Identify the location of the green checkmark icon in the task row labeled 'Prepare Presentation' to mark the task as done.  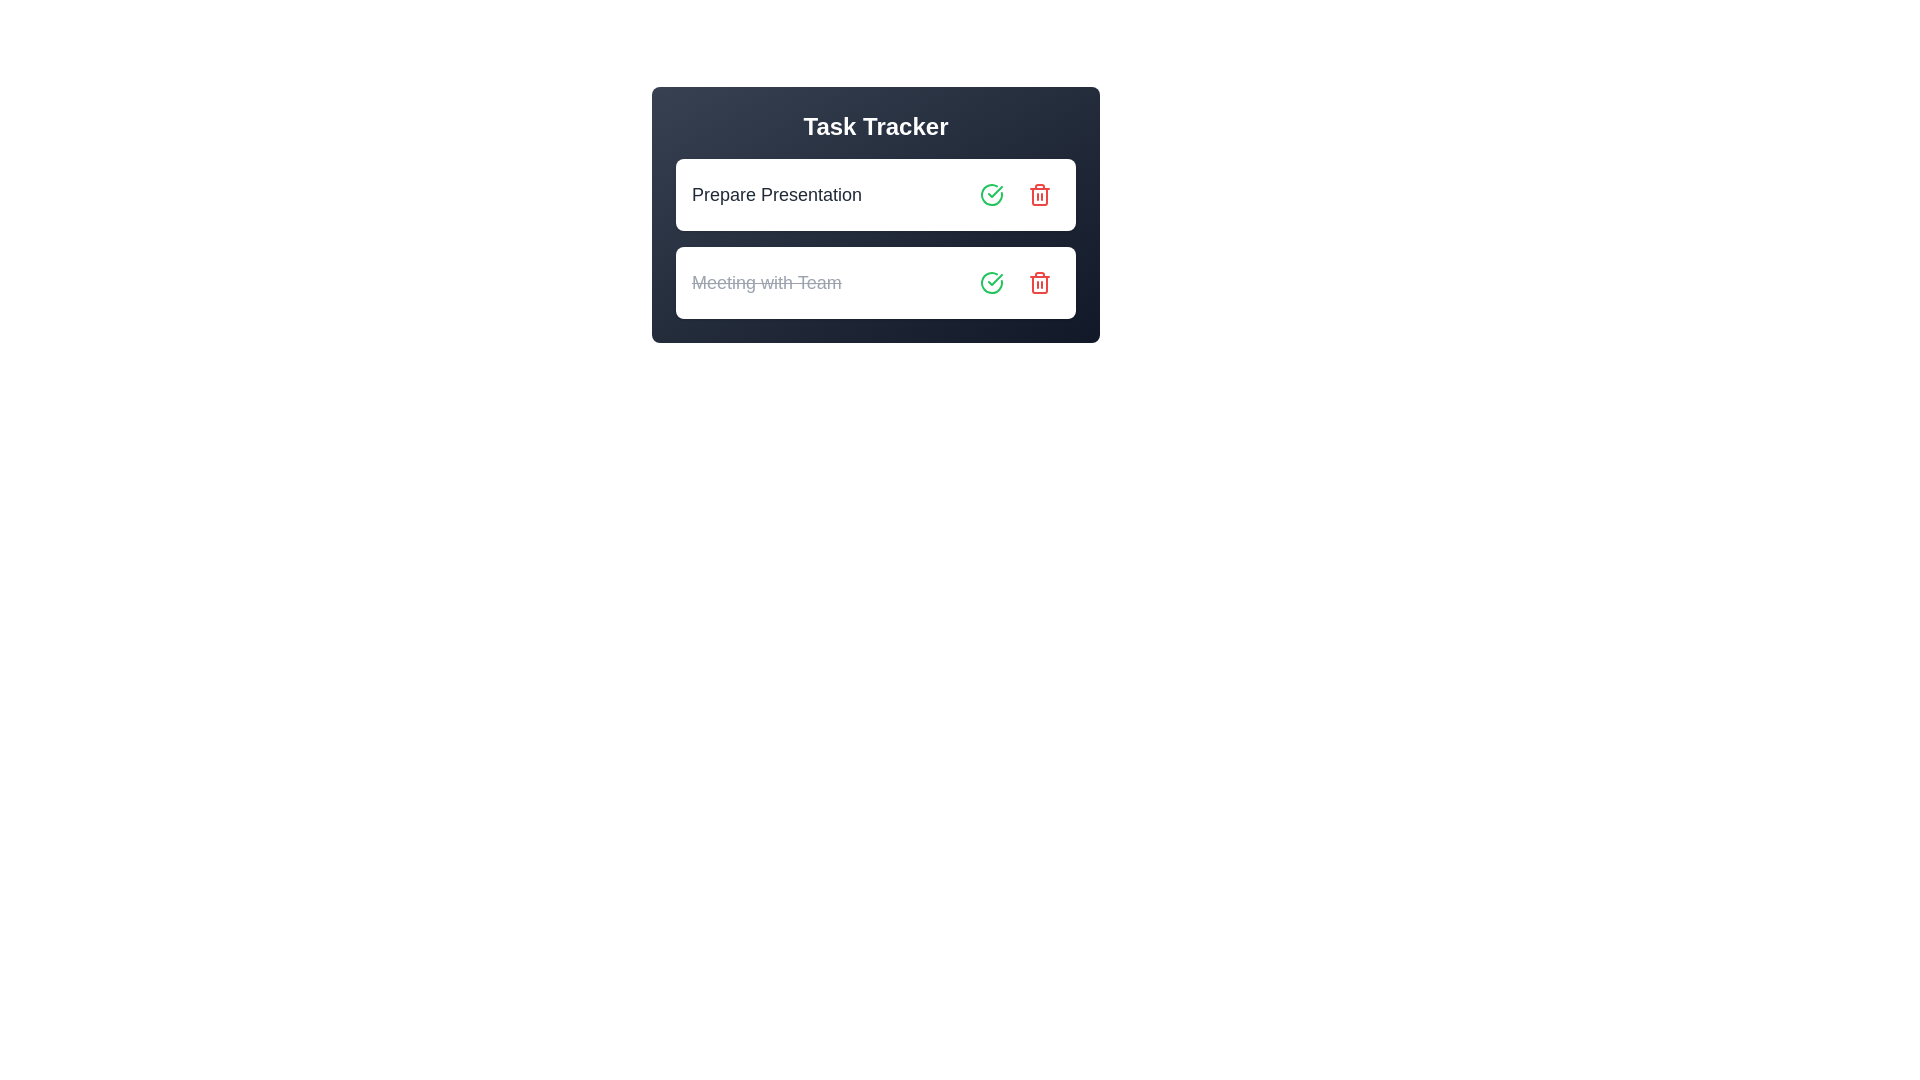
(995, 280).